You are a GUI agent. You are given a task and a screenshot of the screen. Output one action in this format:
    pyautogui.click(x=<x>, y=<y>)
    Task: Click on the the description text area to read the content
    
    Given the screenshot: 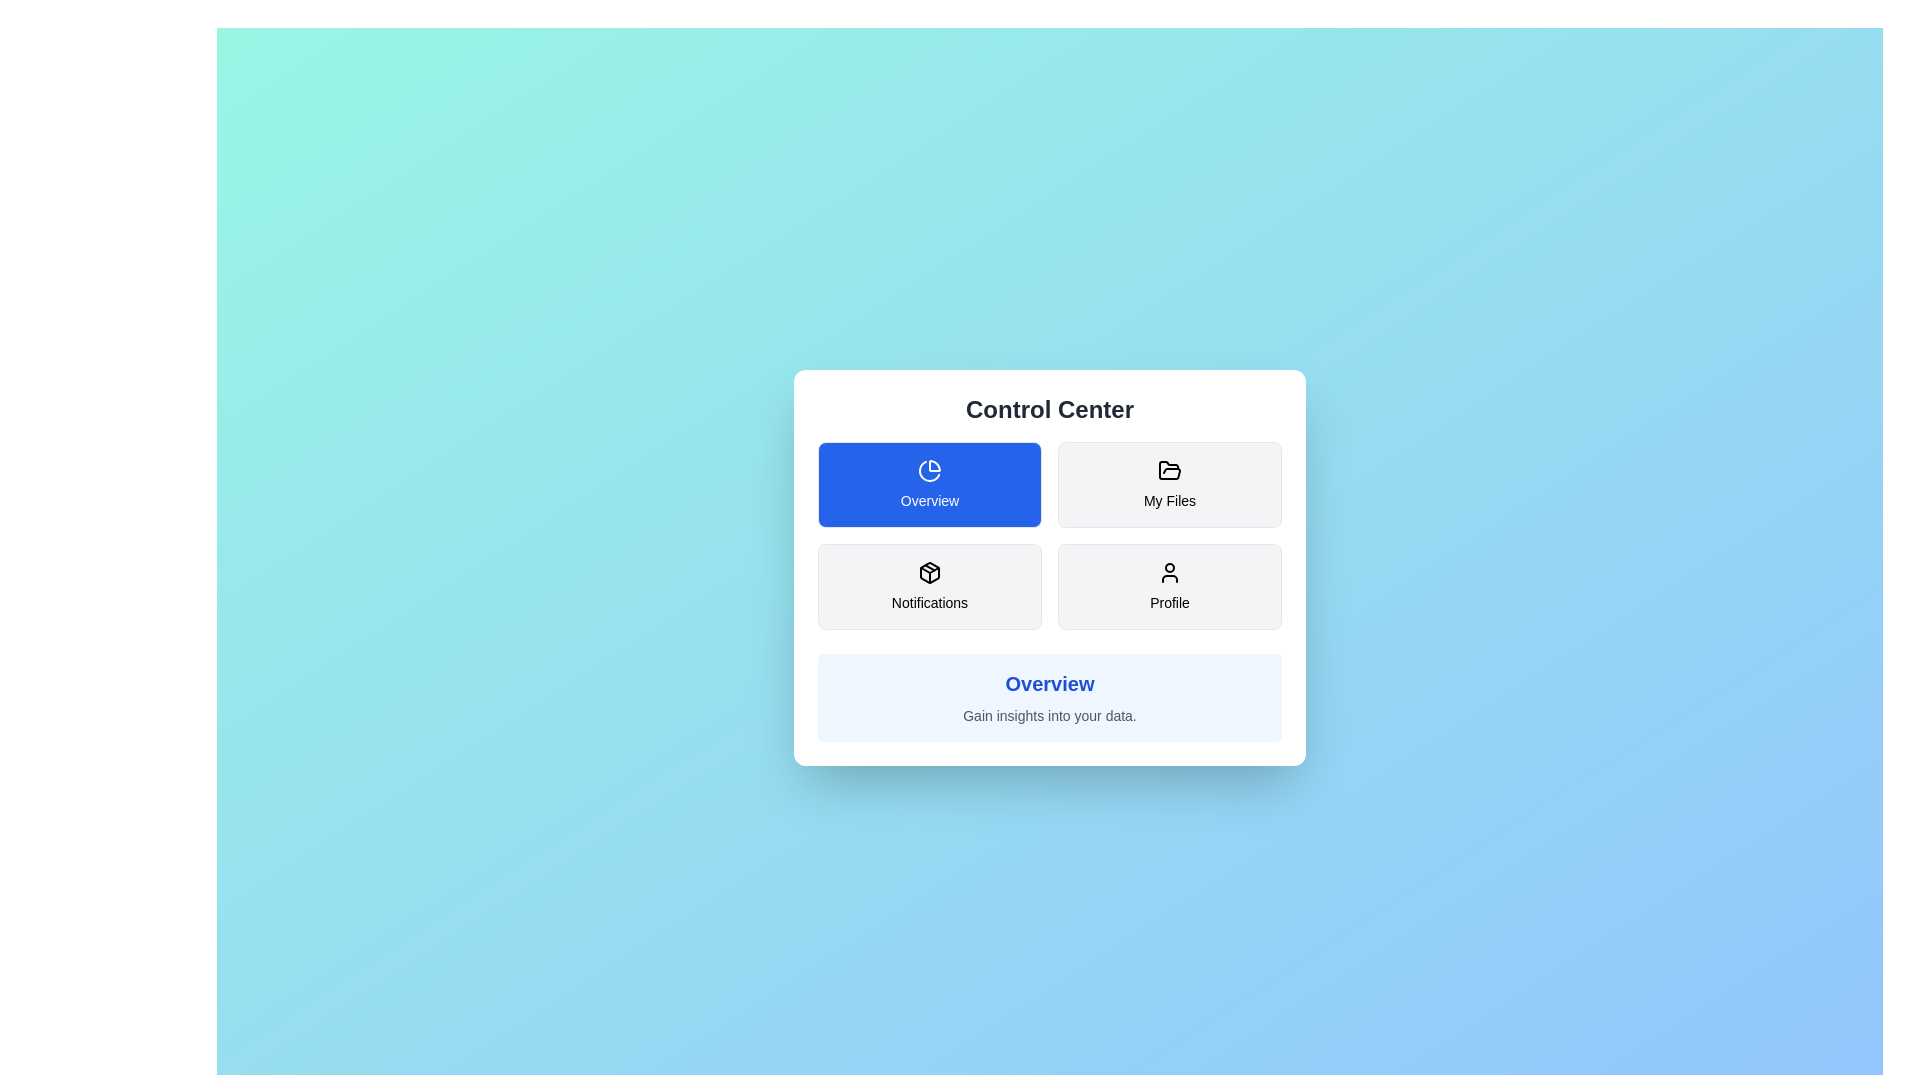 What is the action you would take?
    pyautogui.click(x=1049, y=715)
    